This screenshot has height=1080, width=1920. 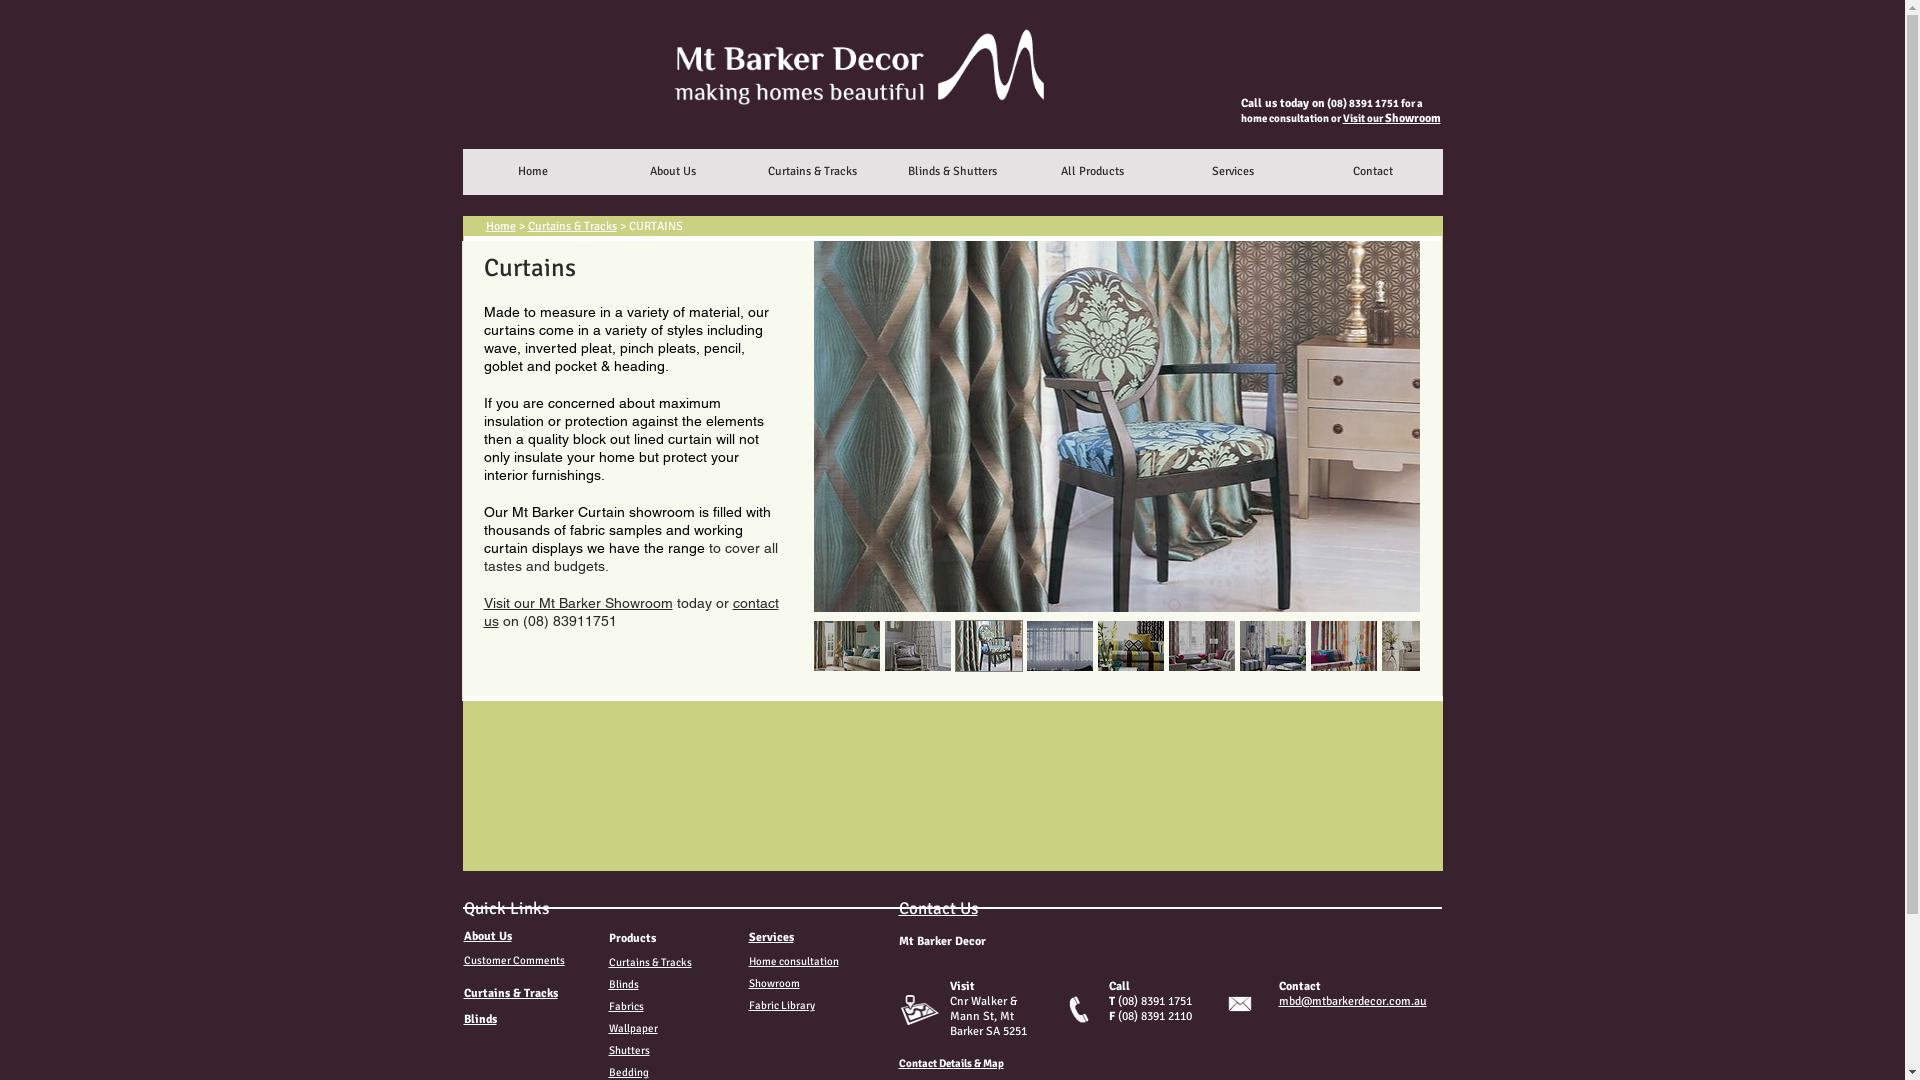 I want to click on 'Wallpaper', so click(x=631, y=1028).